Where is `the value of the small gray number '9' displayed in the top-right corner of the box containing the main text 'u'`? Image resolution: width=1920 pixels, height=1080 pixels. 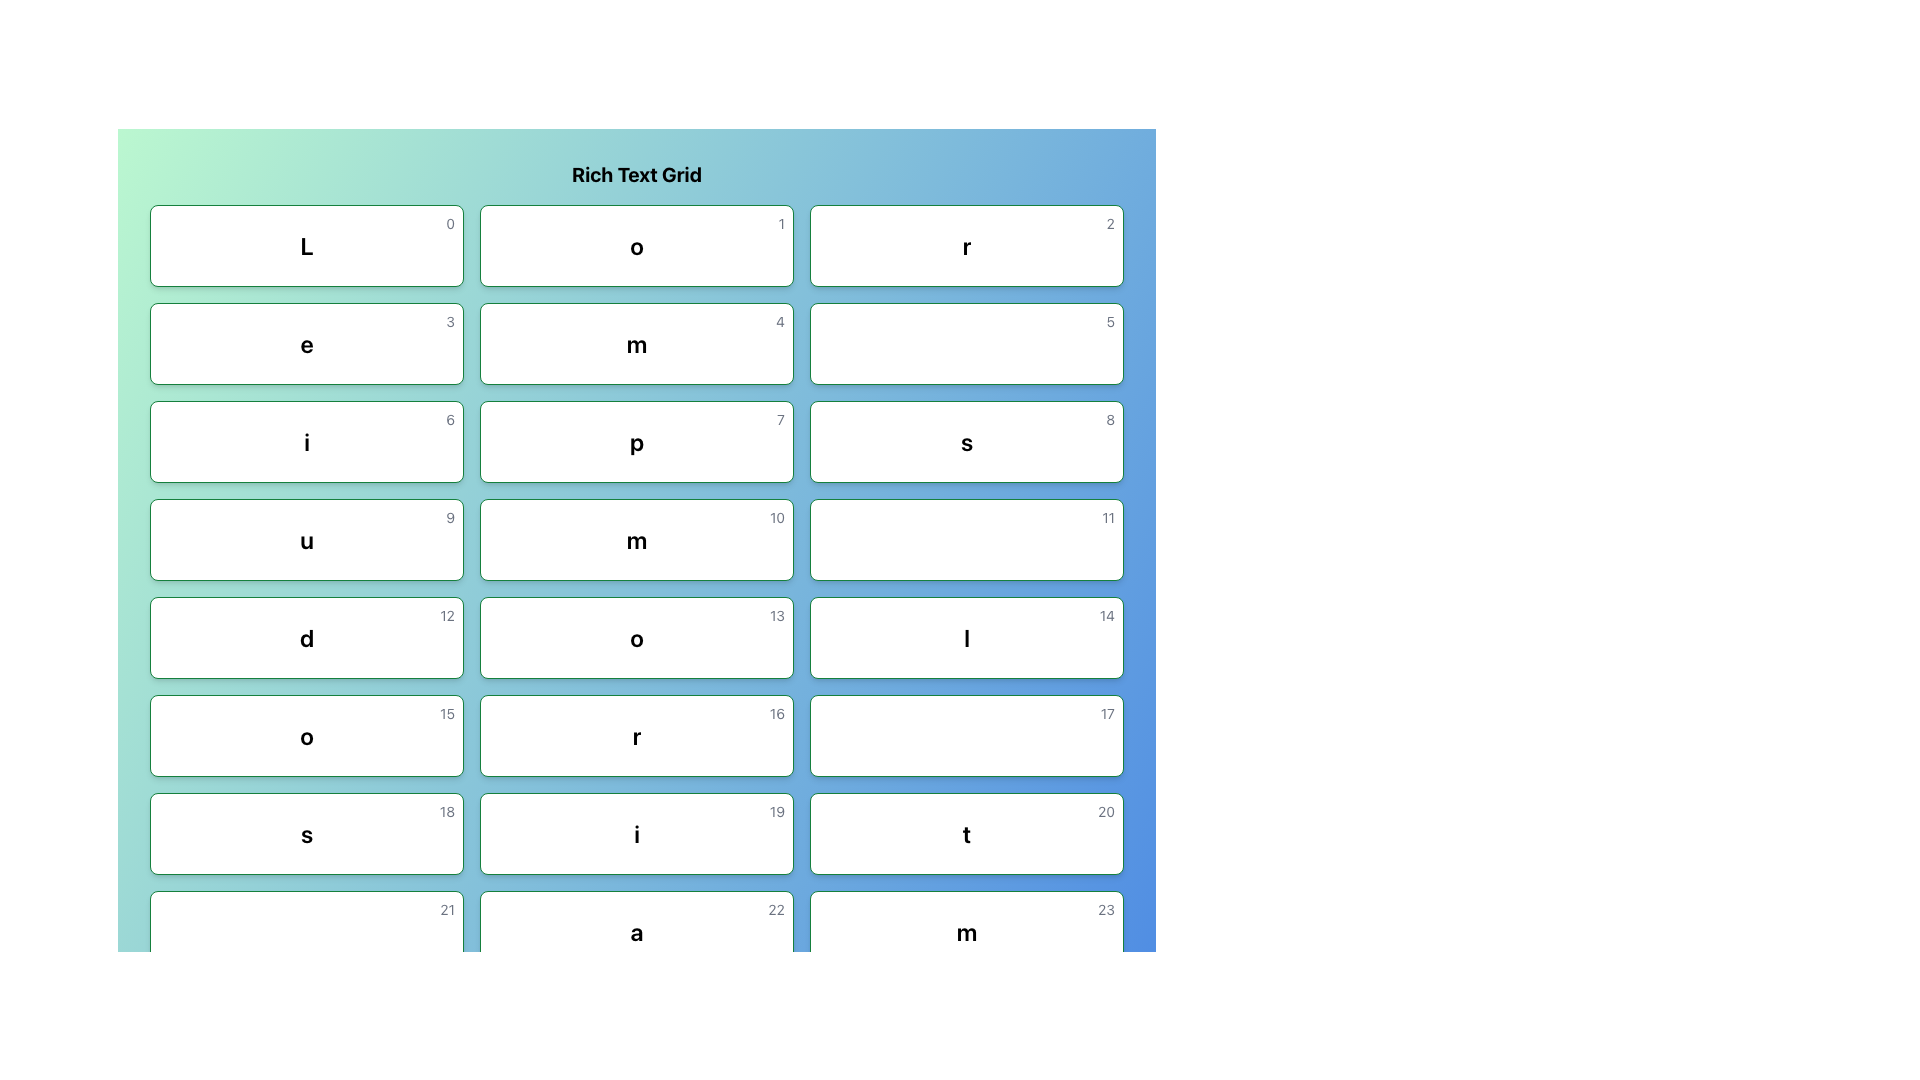
the value of the small gray number '9' displayed in the top-right corner of the box containing the main text 'u' is located at coordinates (449, 516).